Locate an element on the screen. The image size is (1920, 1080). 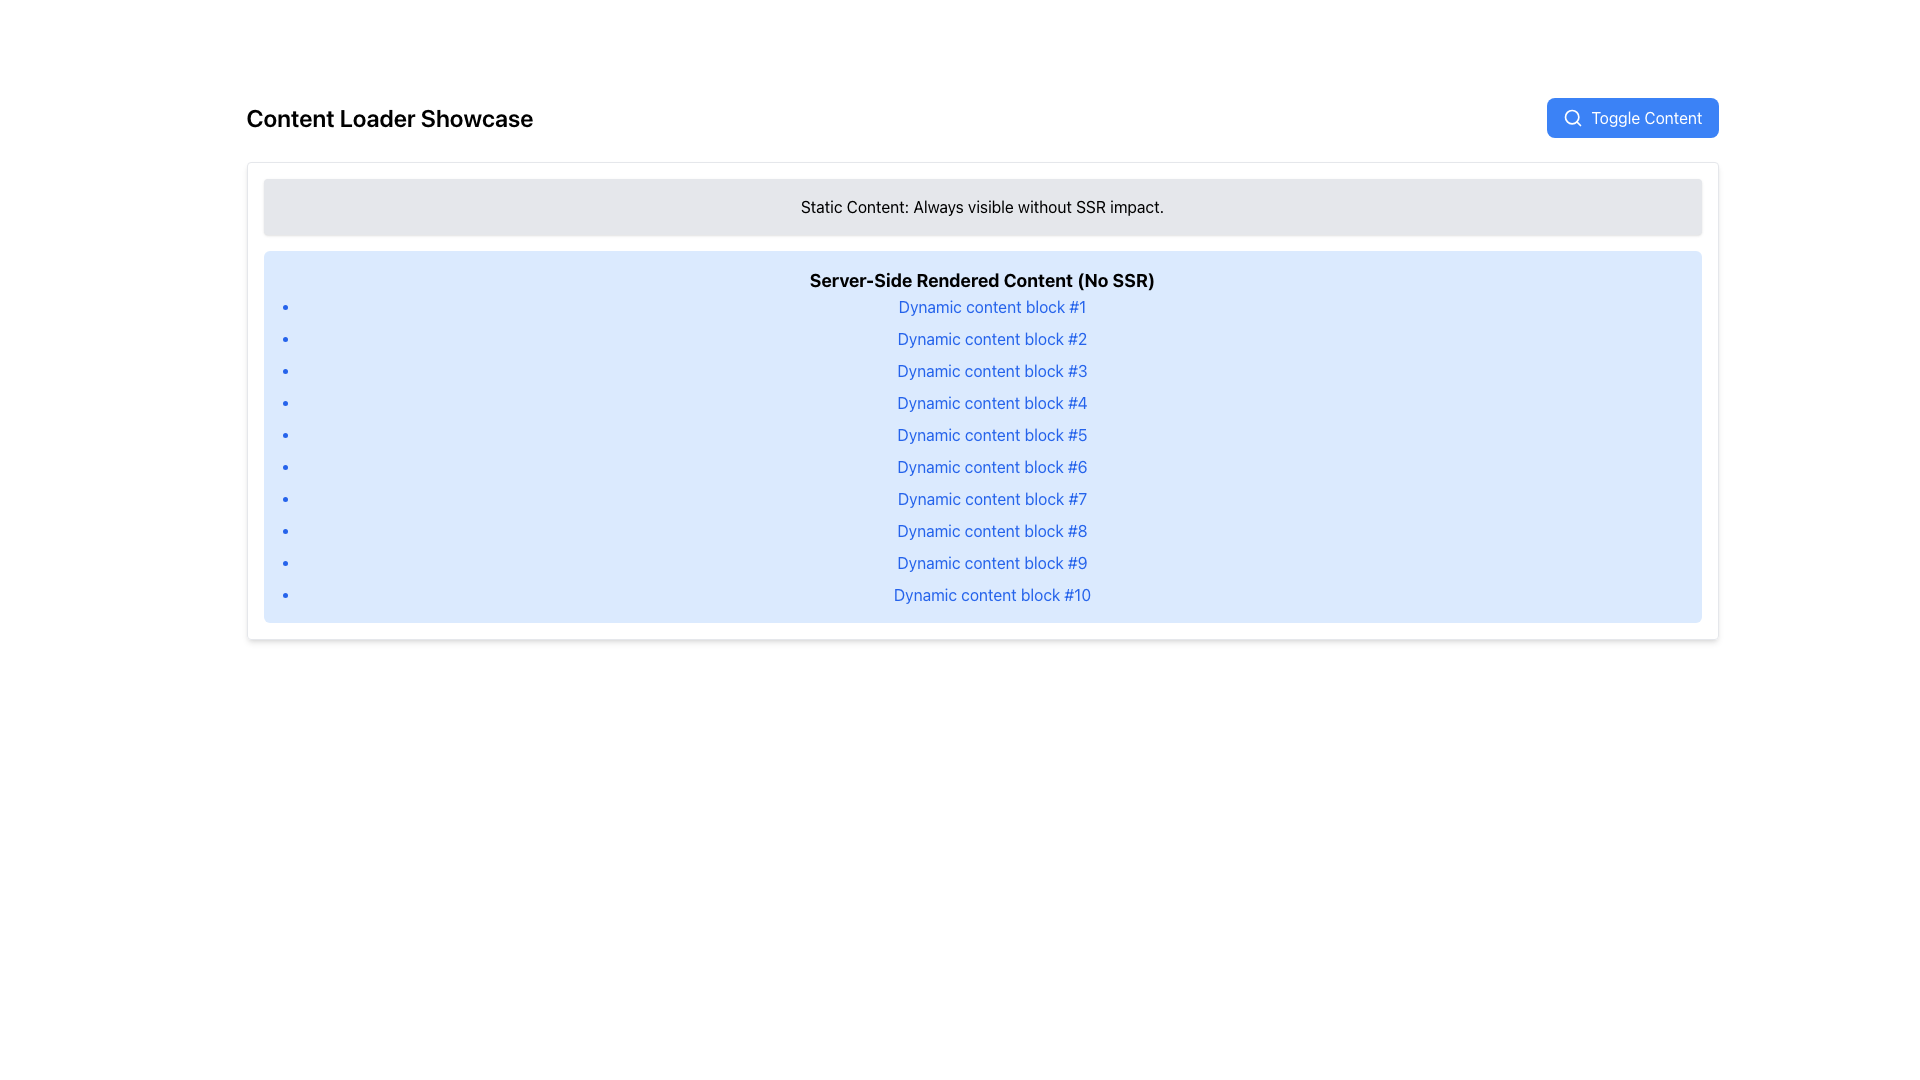
the text element displaying 'Dynamic content block #6', which is styled in blue and is the sixth item in a vertically arranged list on a blue background is located at coordinates (992, 466).